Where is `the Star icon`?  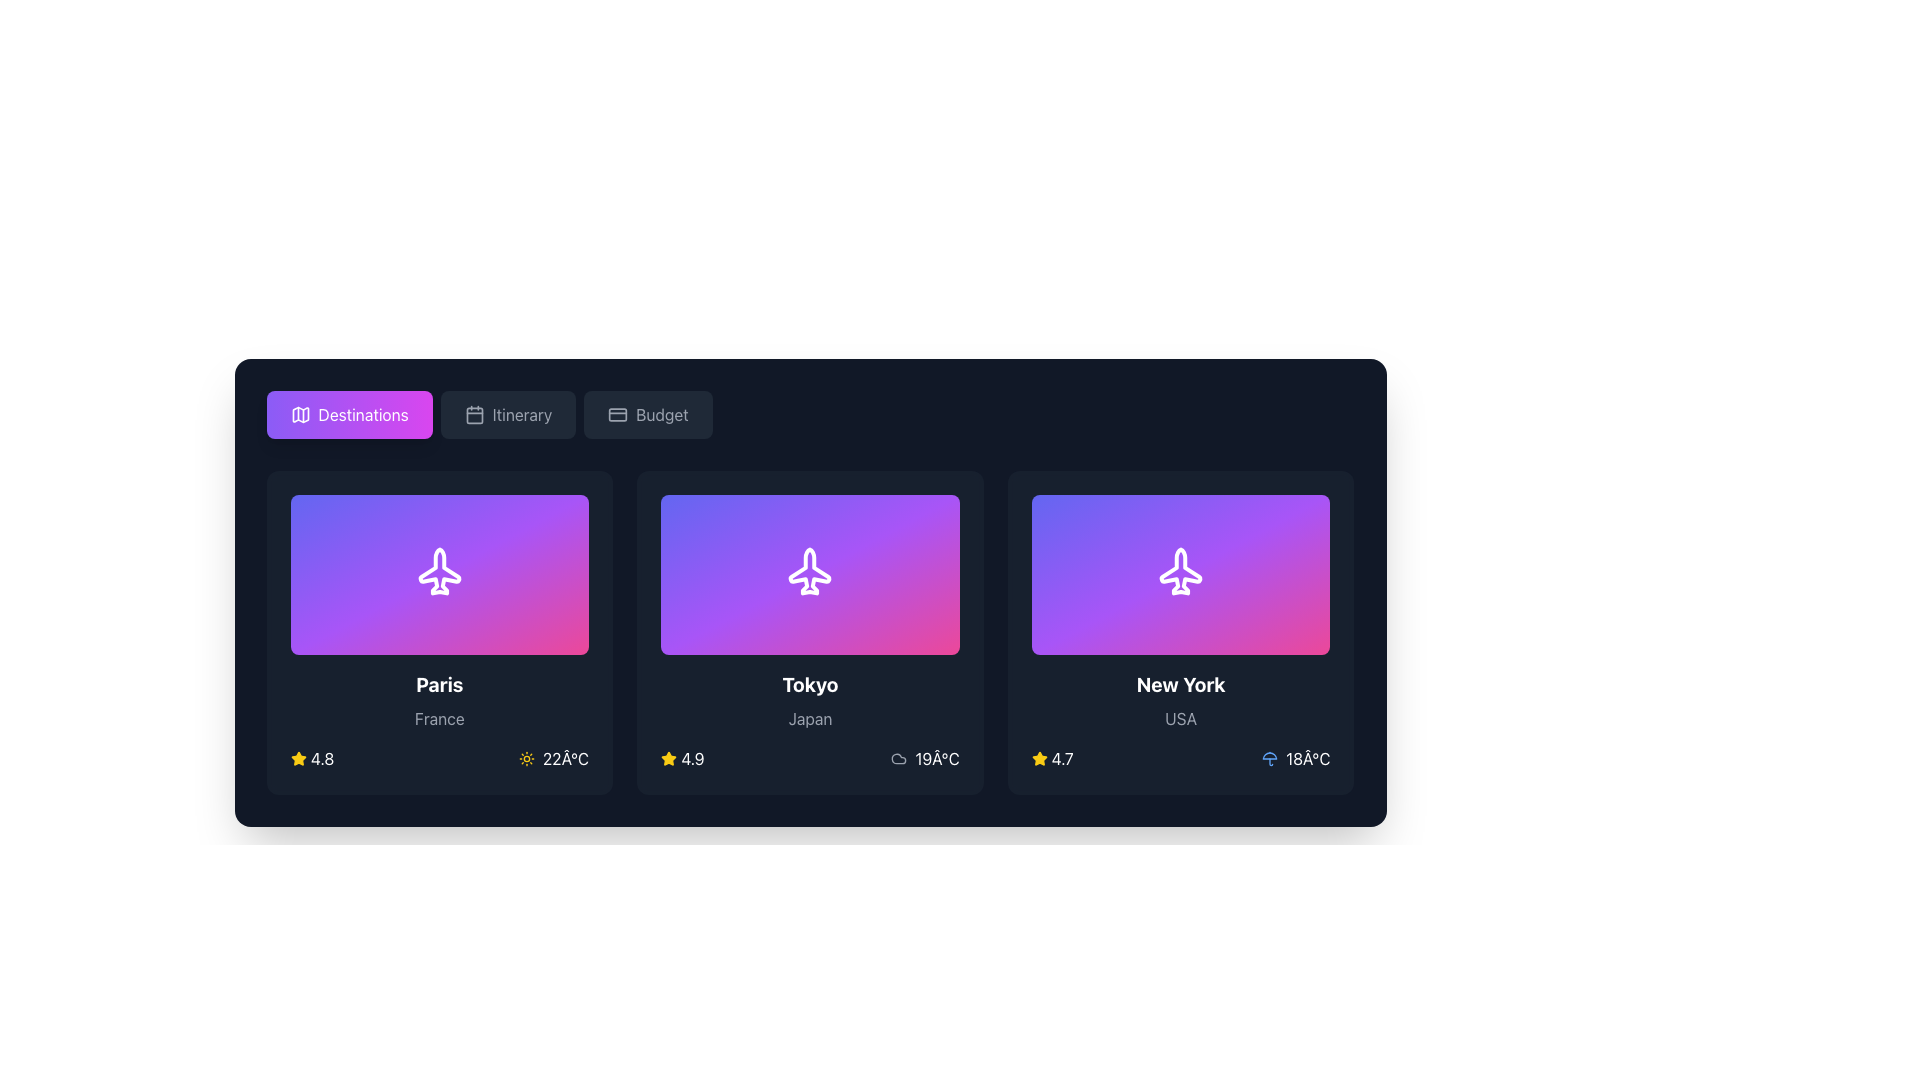
the Star icon is located at coordinates (297, 758).